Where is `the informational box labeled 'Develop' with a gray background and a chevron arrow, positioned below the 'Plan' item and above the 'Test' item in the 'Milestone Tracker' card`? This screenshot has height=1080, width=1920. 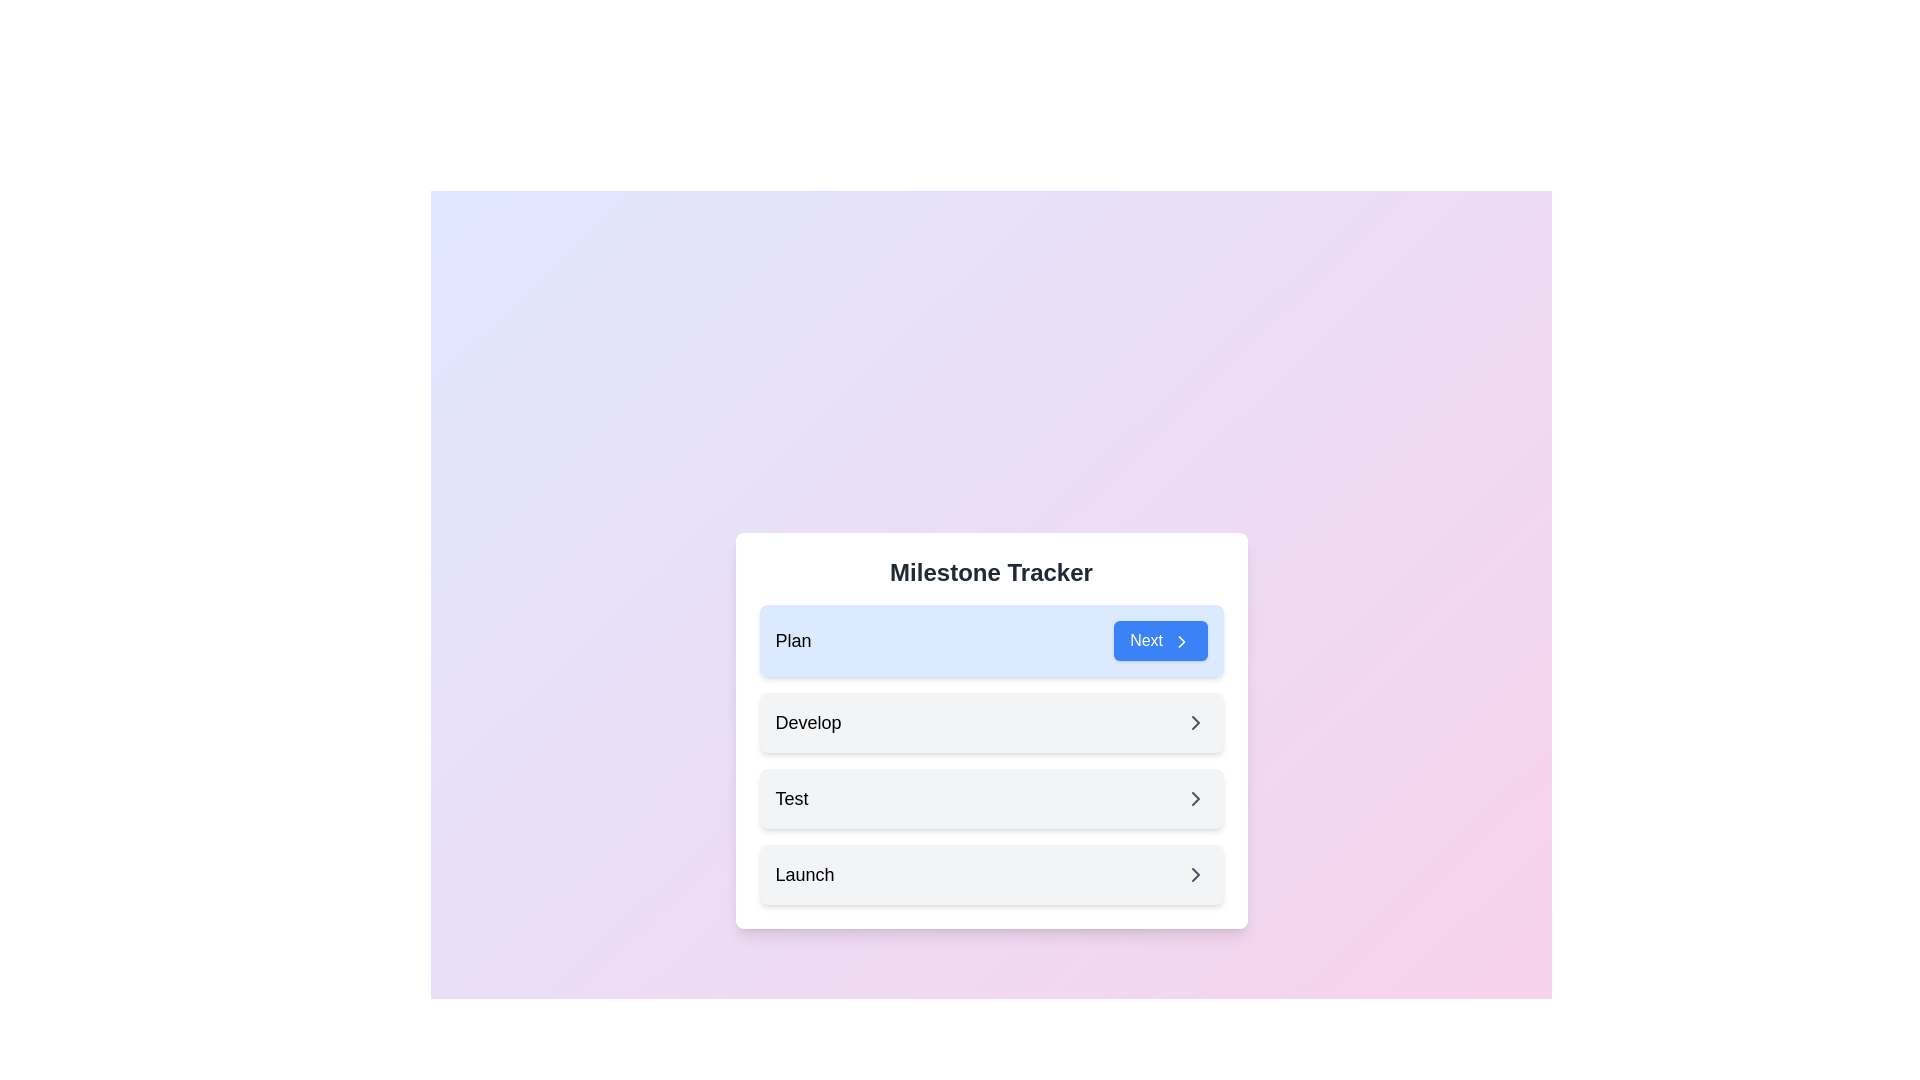 the informational box labeled 'Develop' with a gray background and a chevron arrow, positioned below the 'Plan' item and above the 'Test' item in the 'Milestone Tracker' card is located at coordinates (991, 722).